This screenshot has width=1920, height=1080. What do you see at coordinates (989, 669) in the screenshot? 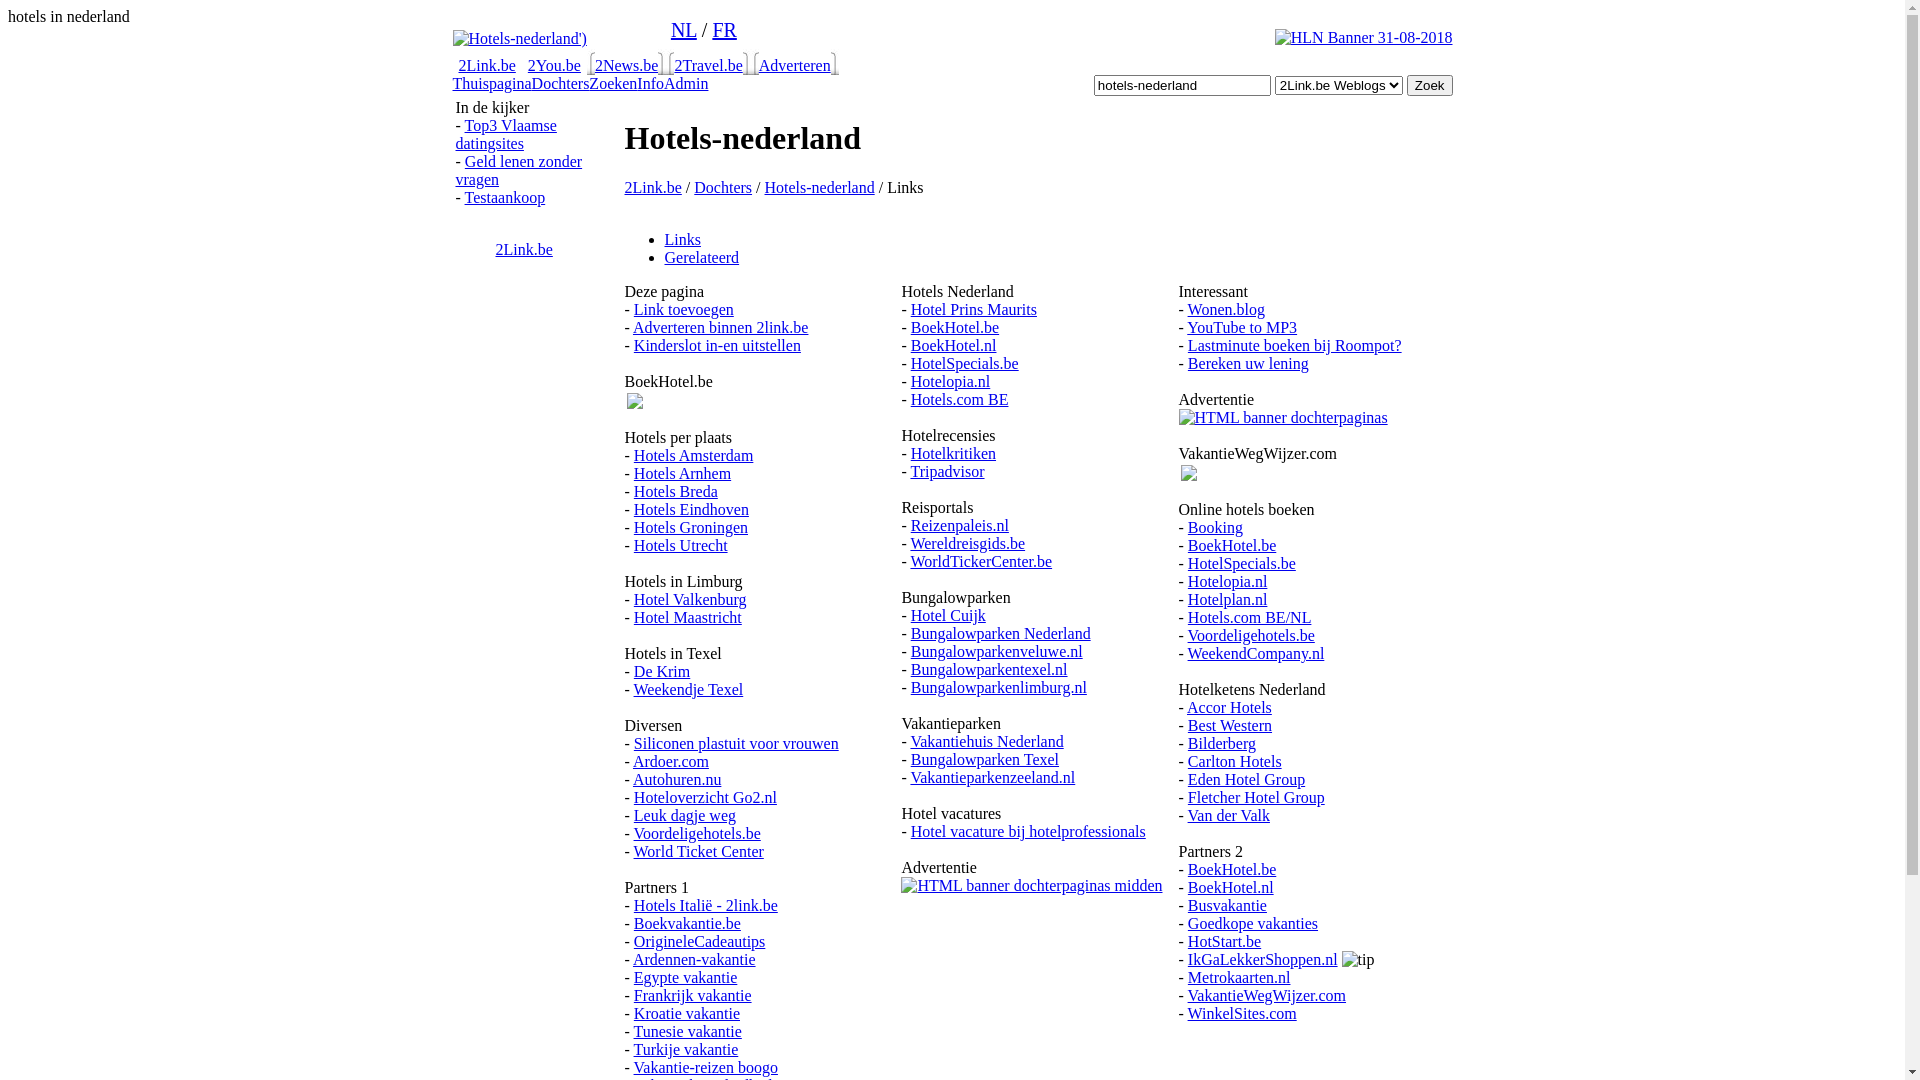
I see `'Bungalowparkentexel.nl'` at bounding box center [989, 669].